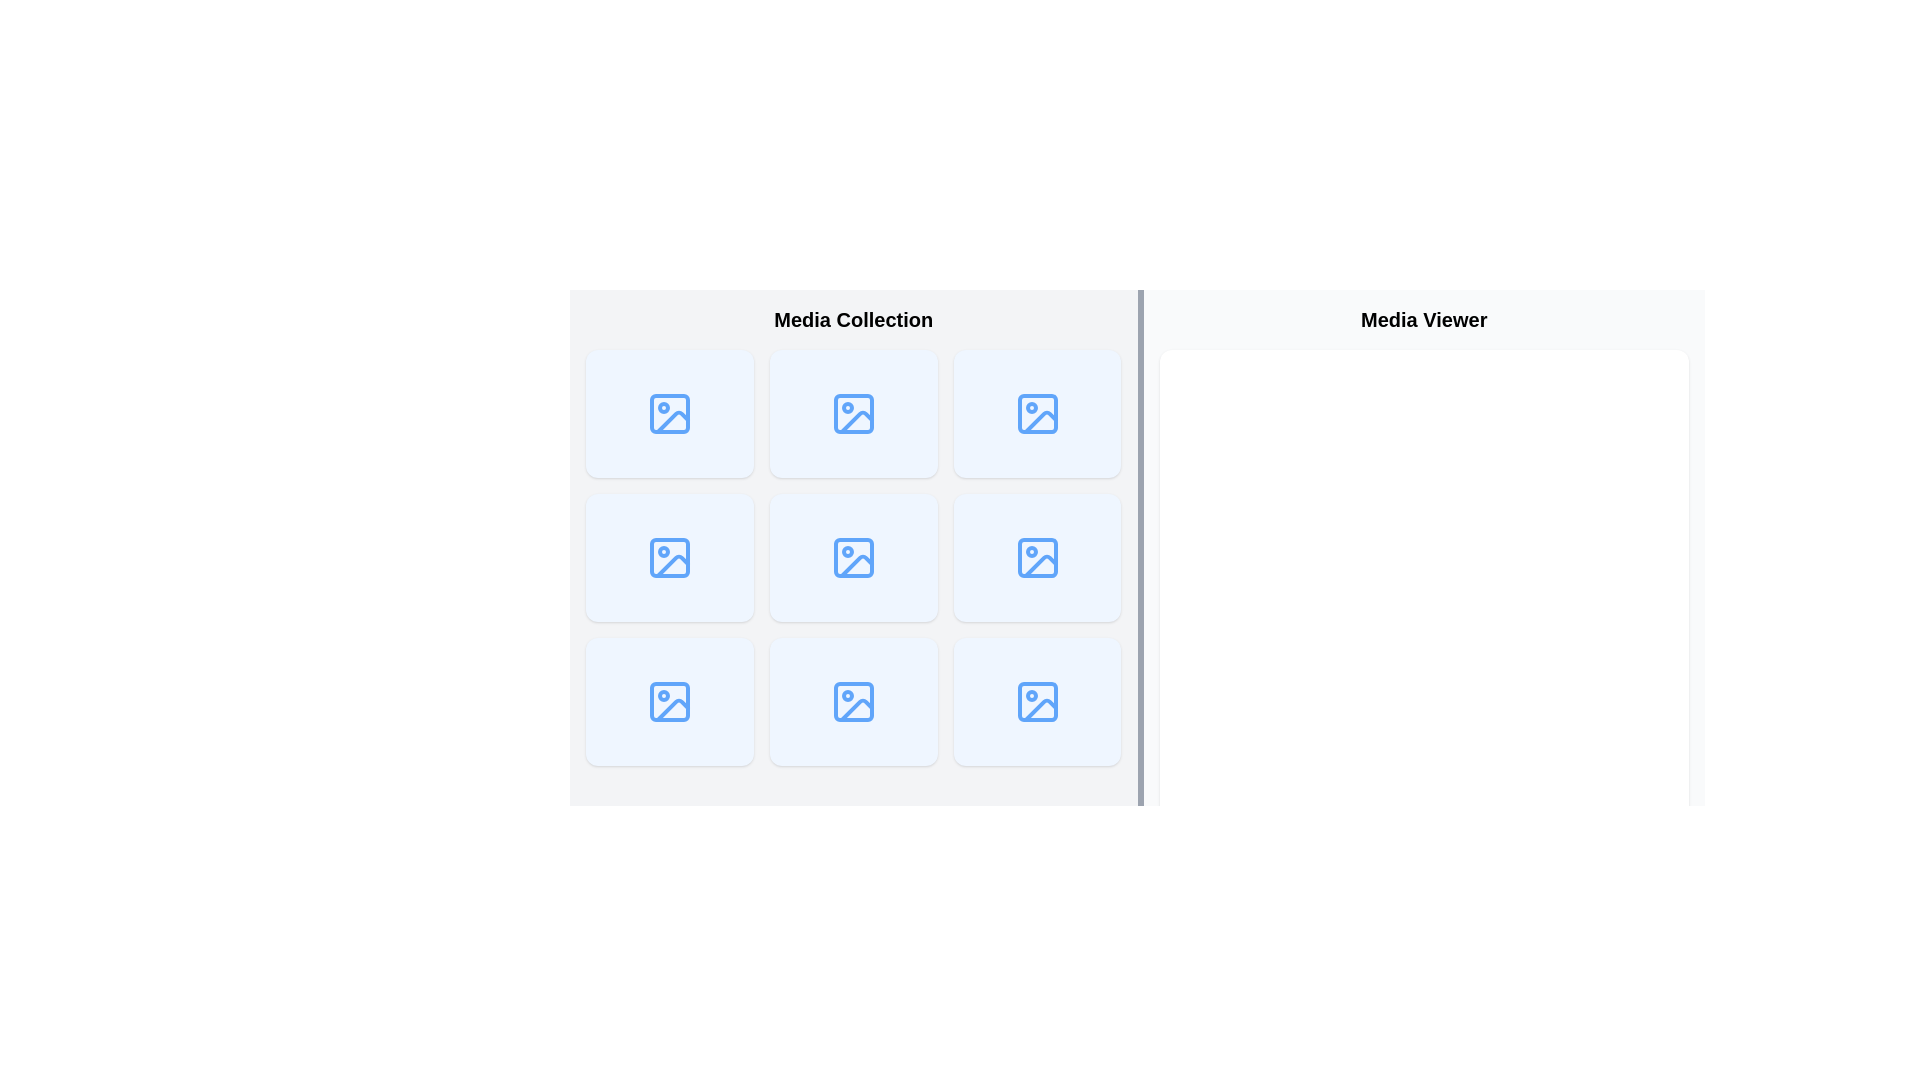 The width and height of the screenshot is (1920, 1080). What do you see at coordinates (1037, 558) in the screenshot?
I see `the third icon in the third row of the 3x3 grid layout in the 'Media Collection' section` at bounding box center [1037, 558].